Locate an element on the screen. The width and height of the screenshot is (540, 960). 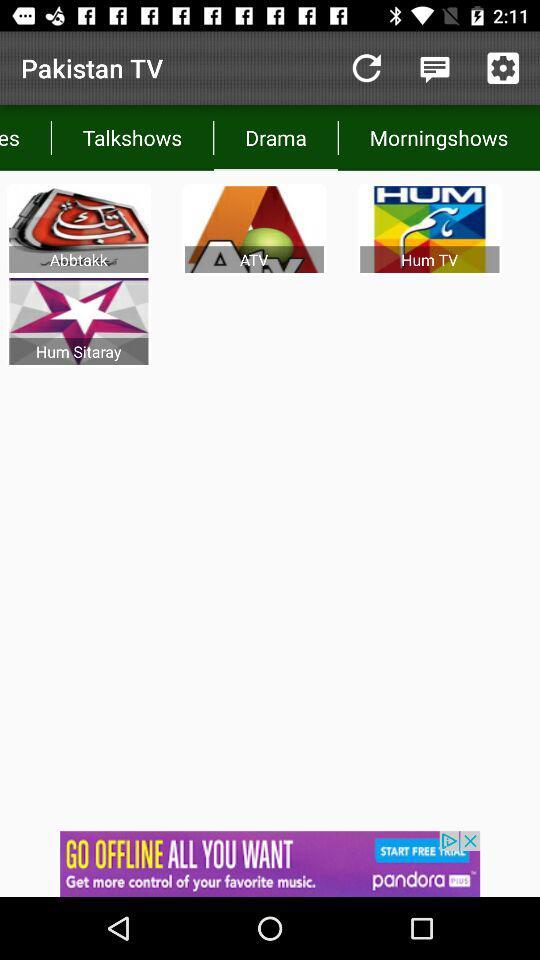
back is located at coordinates (365, 68).